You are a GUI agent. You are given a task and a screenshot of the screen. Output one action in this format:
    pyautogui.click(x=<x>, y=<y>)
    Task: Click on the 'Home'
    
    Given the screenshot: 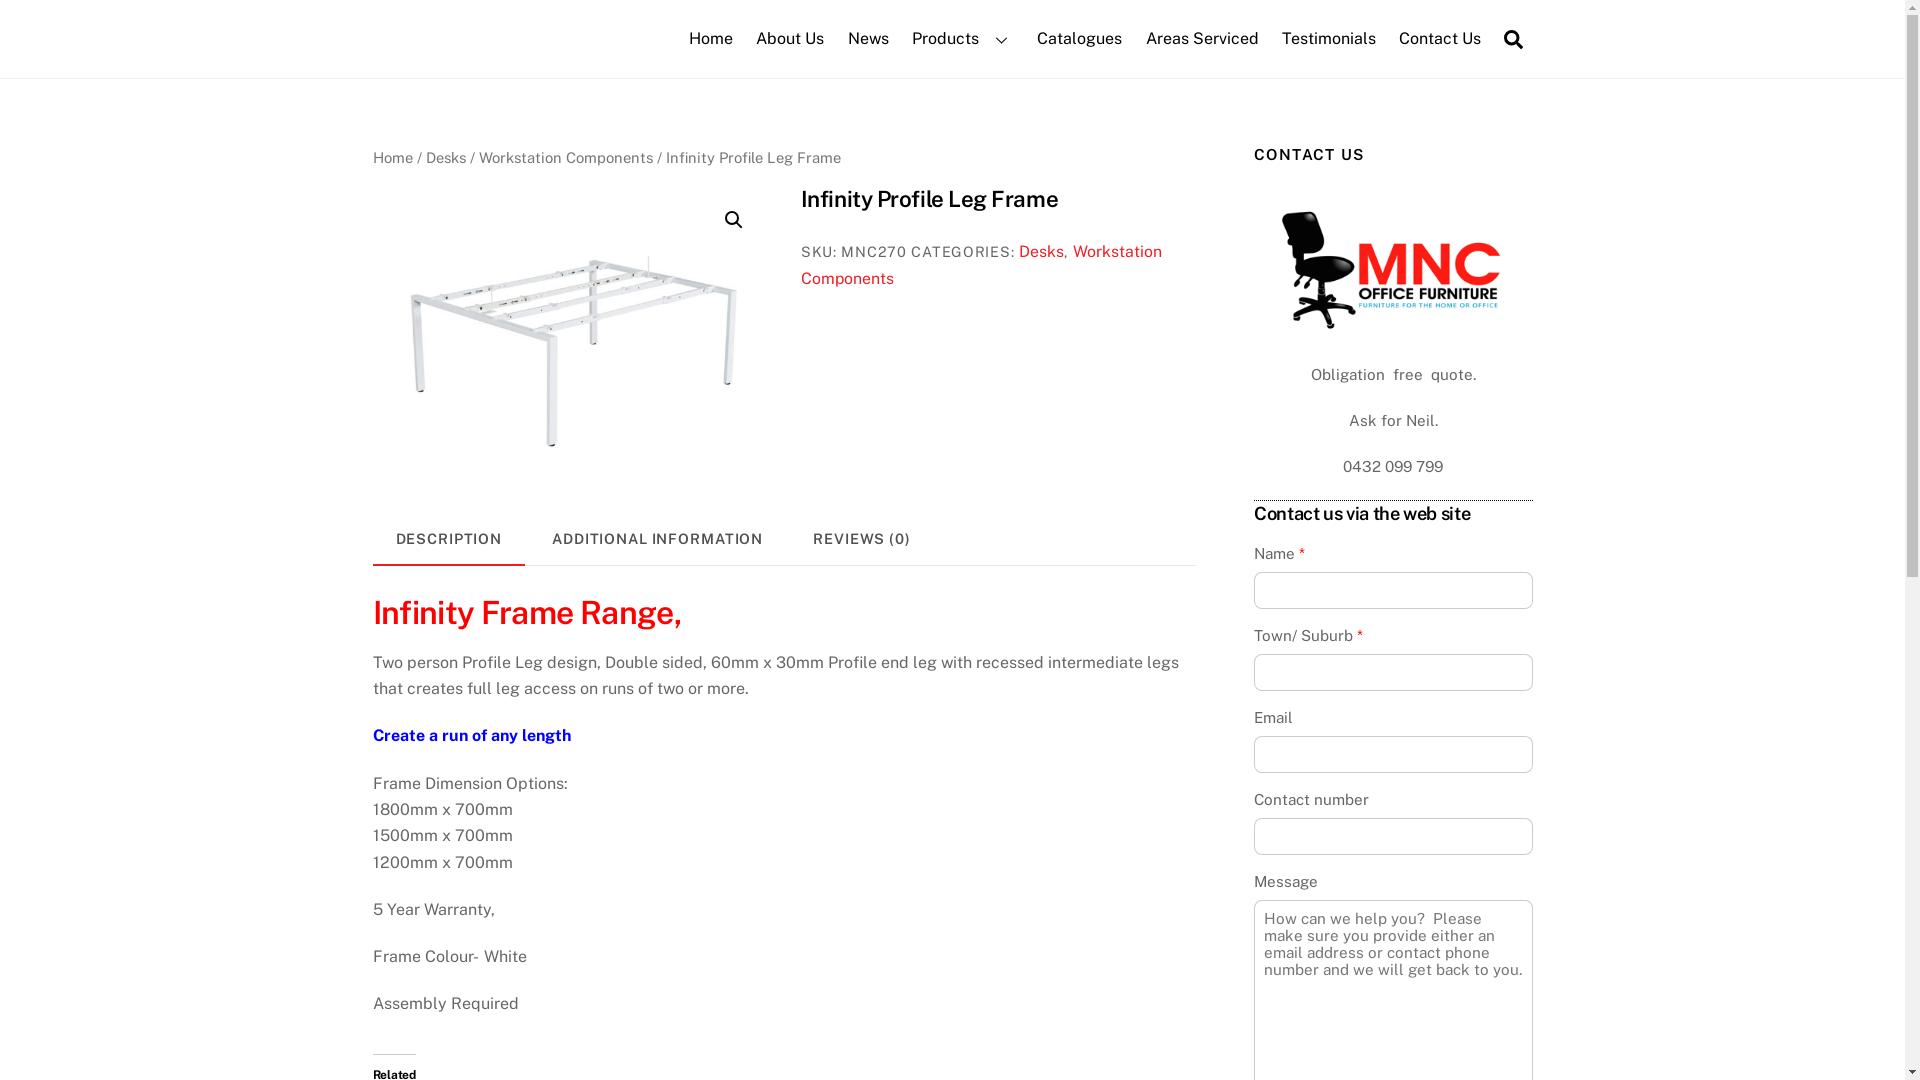 What is the action you would take?
    pyautogui.click(x=392, y=156)
    